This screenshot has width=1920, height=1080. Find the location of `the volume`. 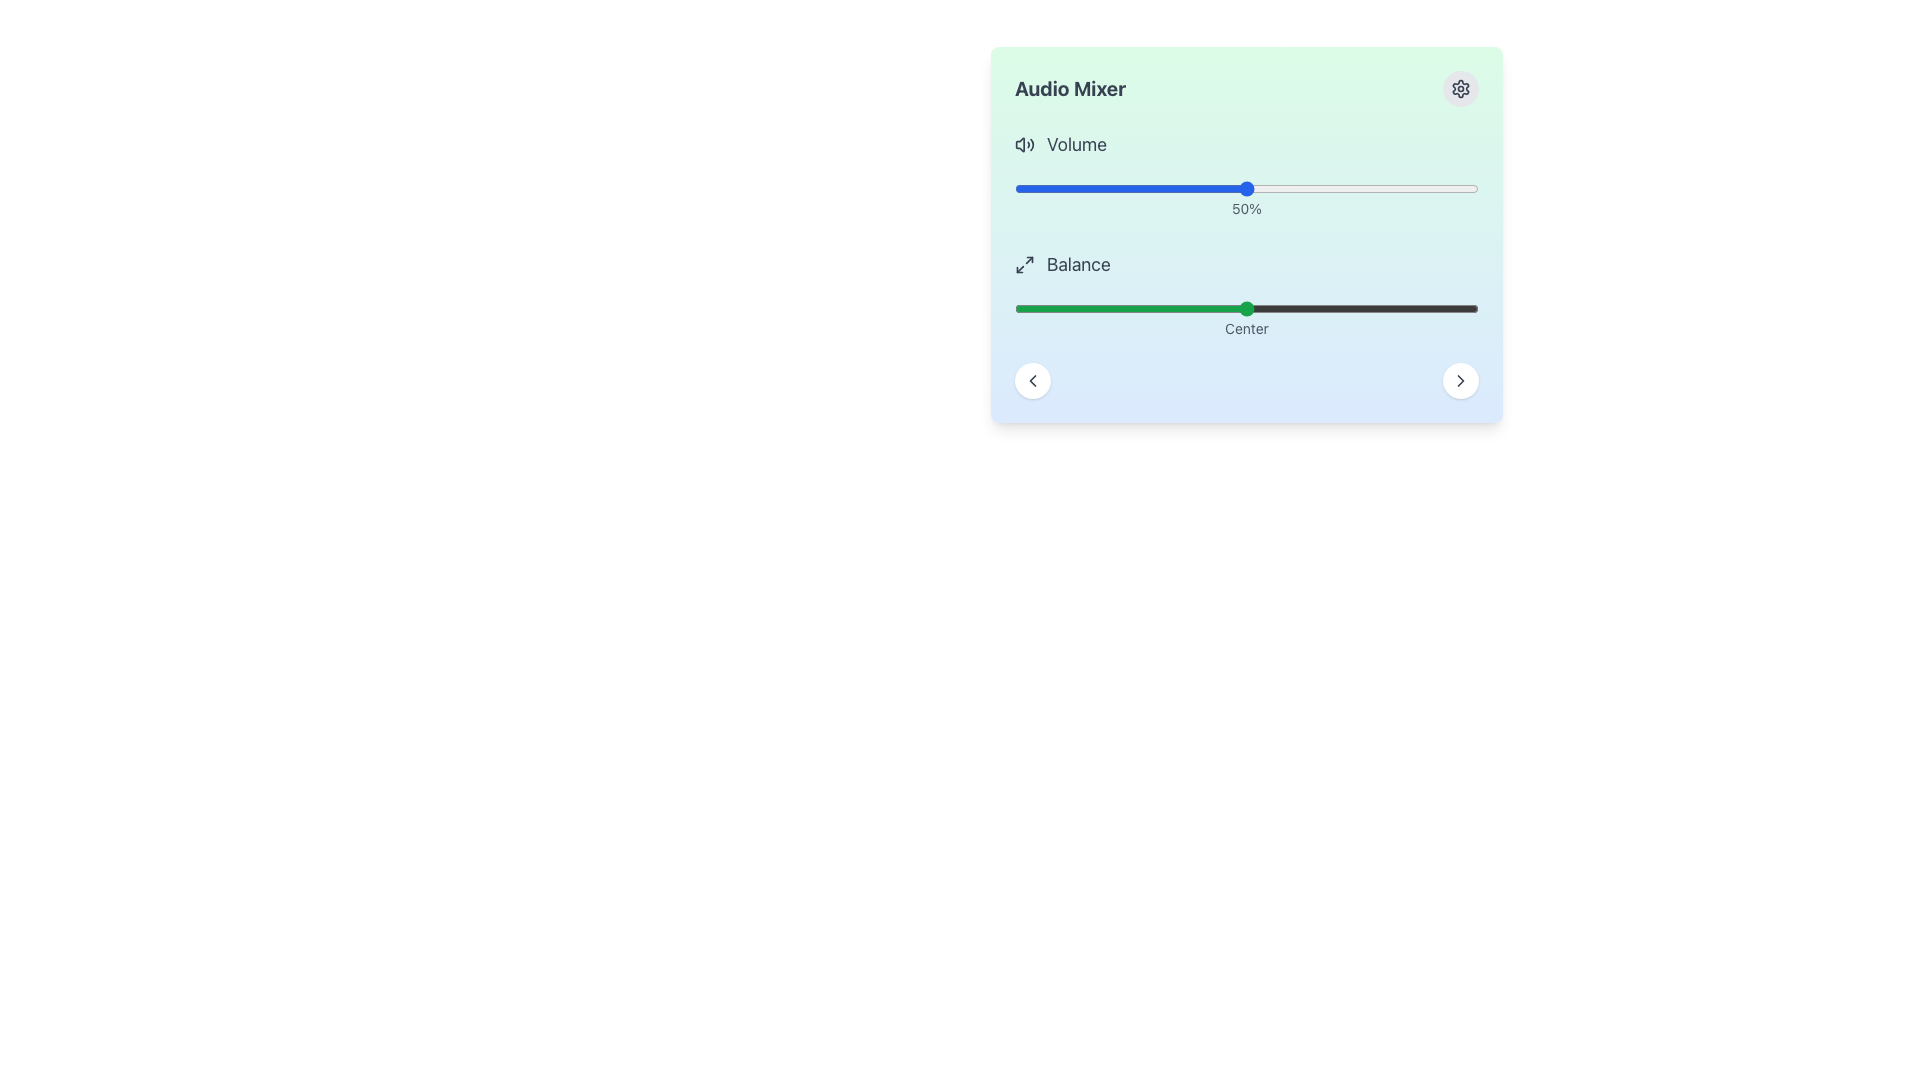

the volume is located at coordinates (1191, 189).